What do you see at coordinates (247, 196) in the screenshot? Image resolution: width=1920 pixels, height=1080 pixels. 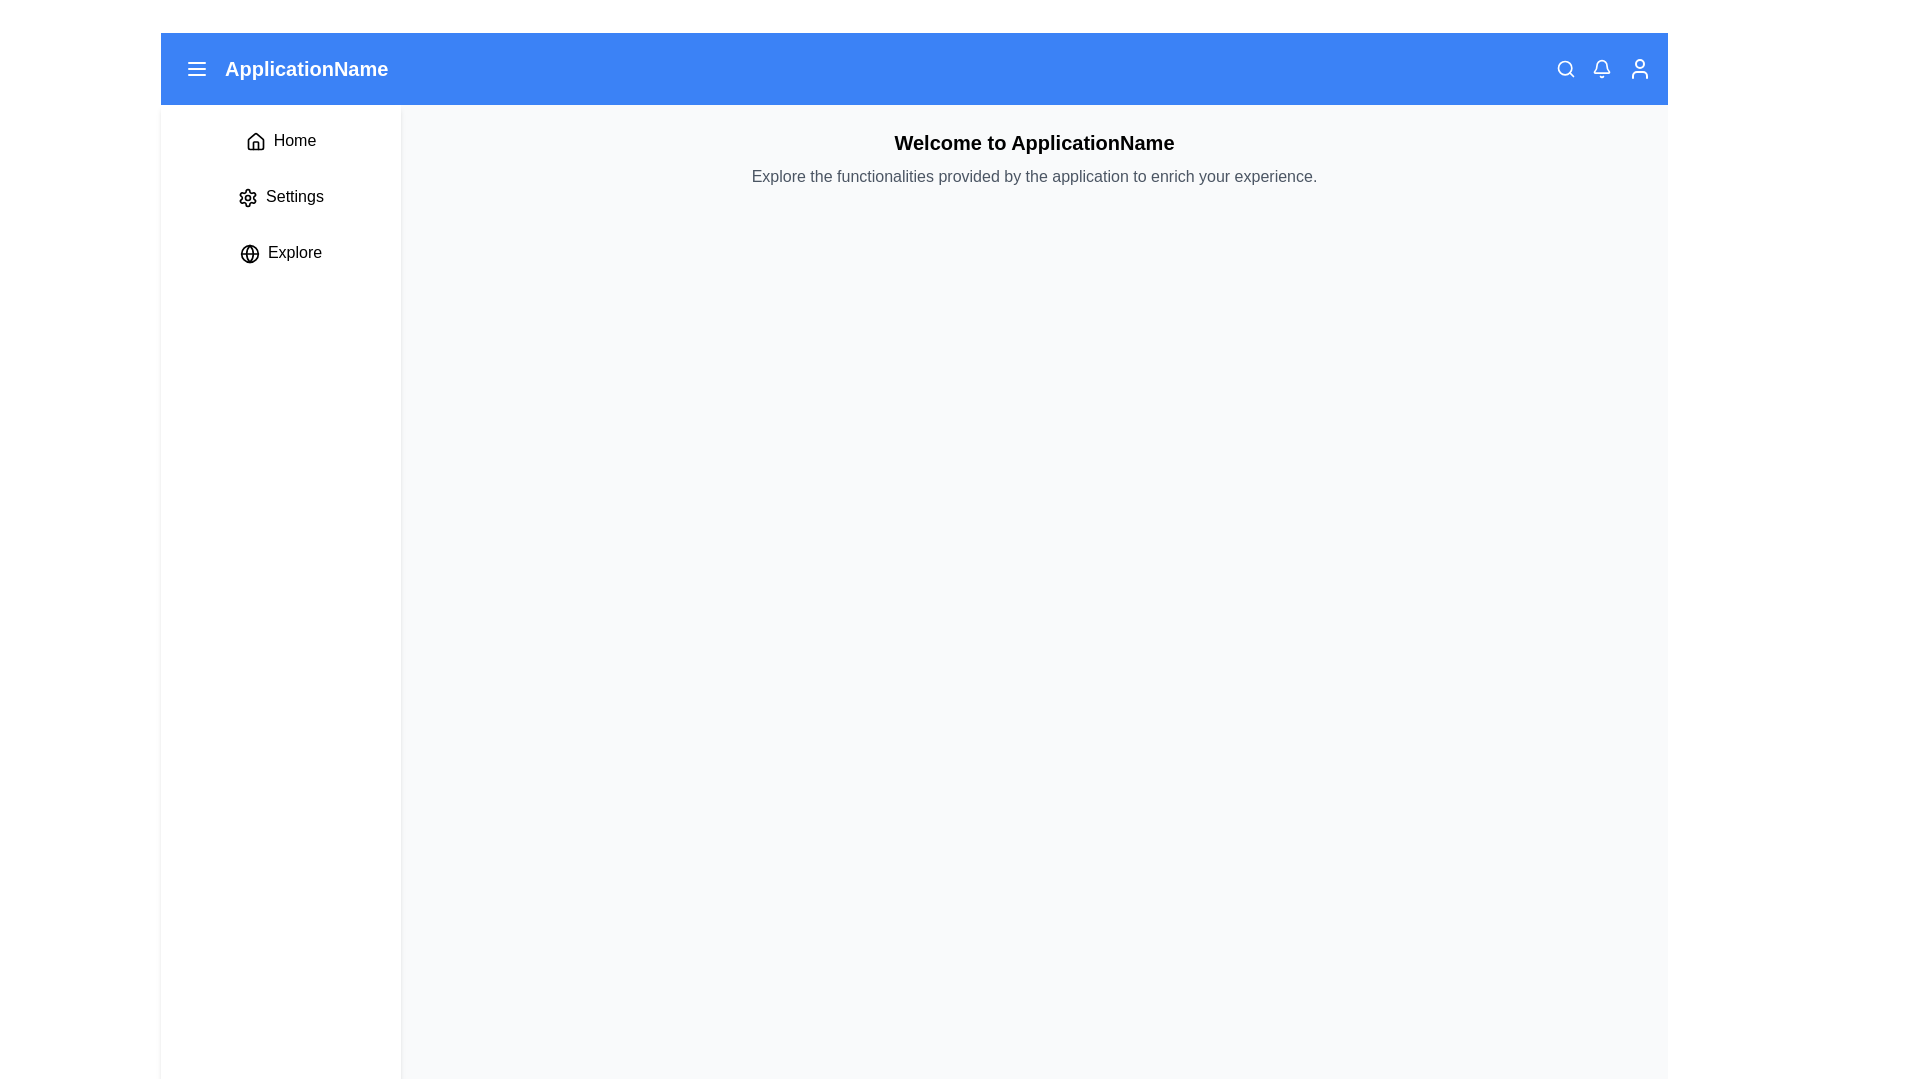 I see `the settings icon located in the vertical sidebar of the application, positioned below the Home menu item and above the Explore menu item` at bounding box center [247, 196].